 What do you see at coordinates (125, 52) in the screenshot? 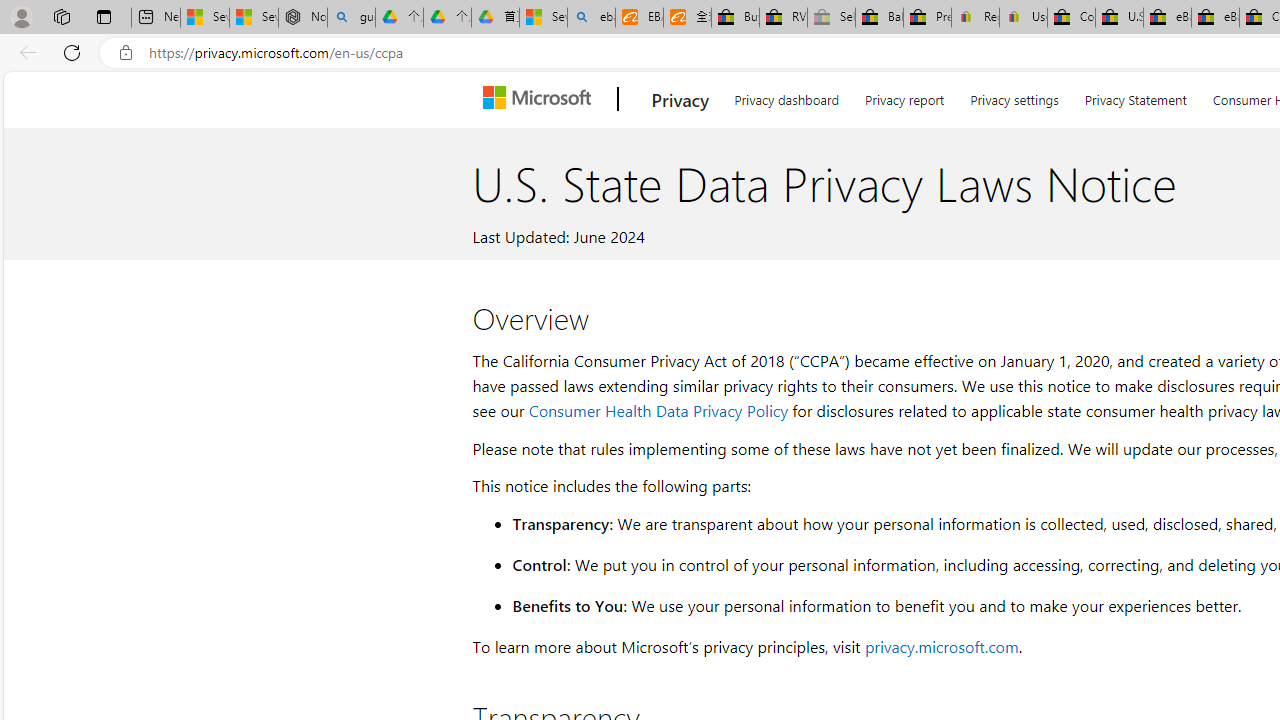
I see `'View site information'` at bounding box center [125, 52].